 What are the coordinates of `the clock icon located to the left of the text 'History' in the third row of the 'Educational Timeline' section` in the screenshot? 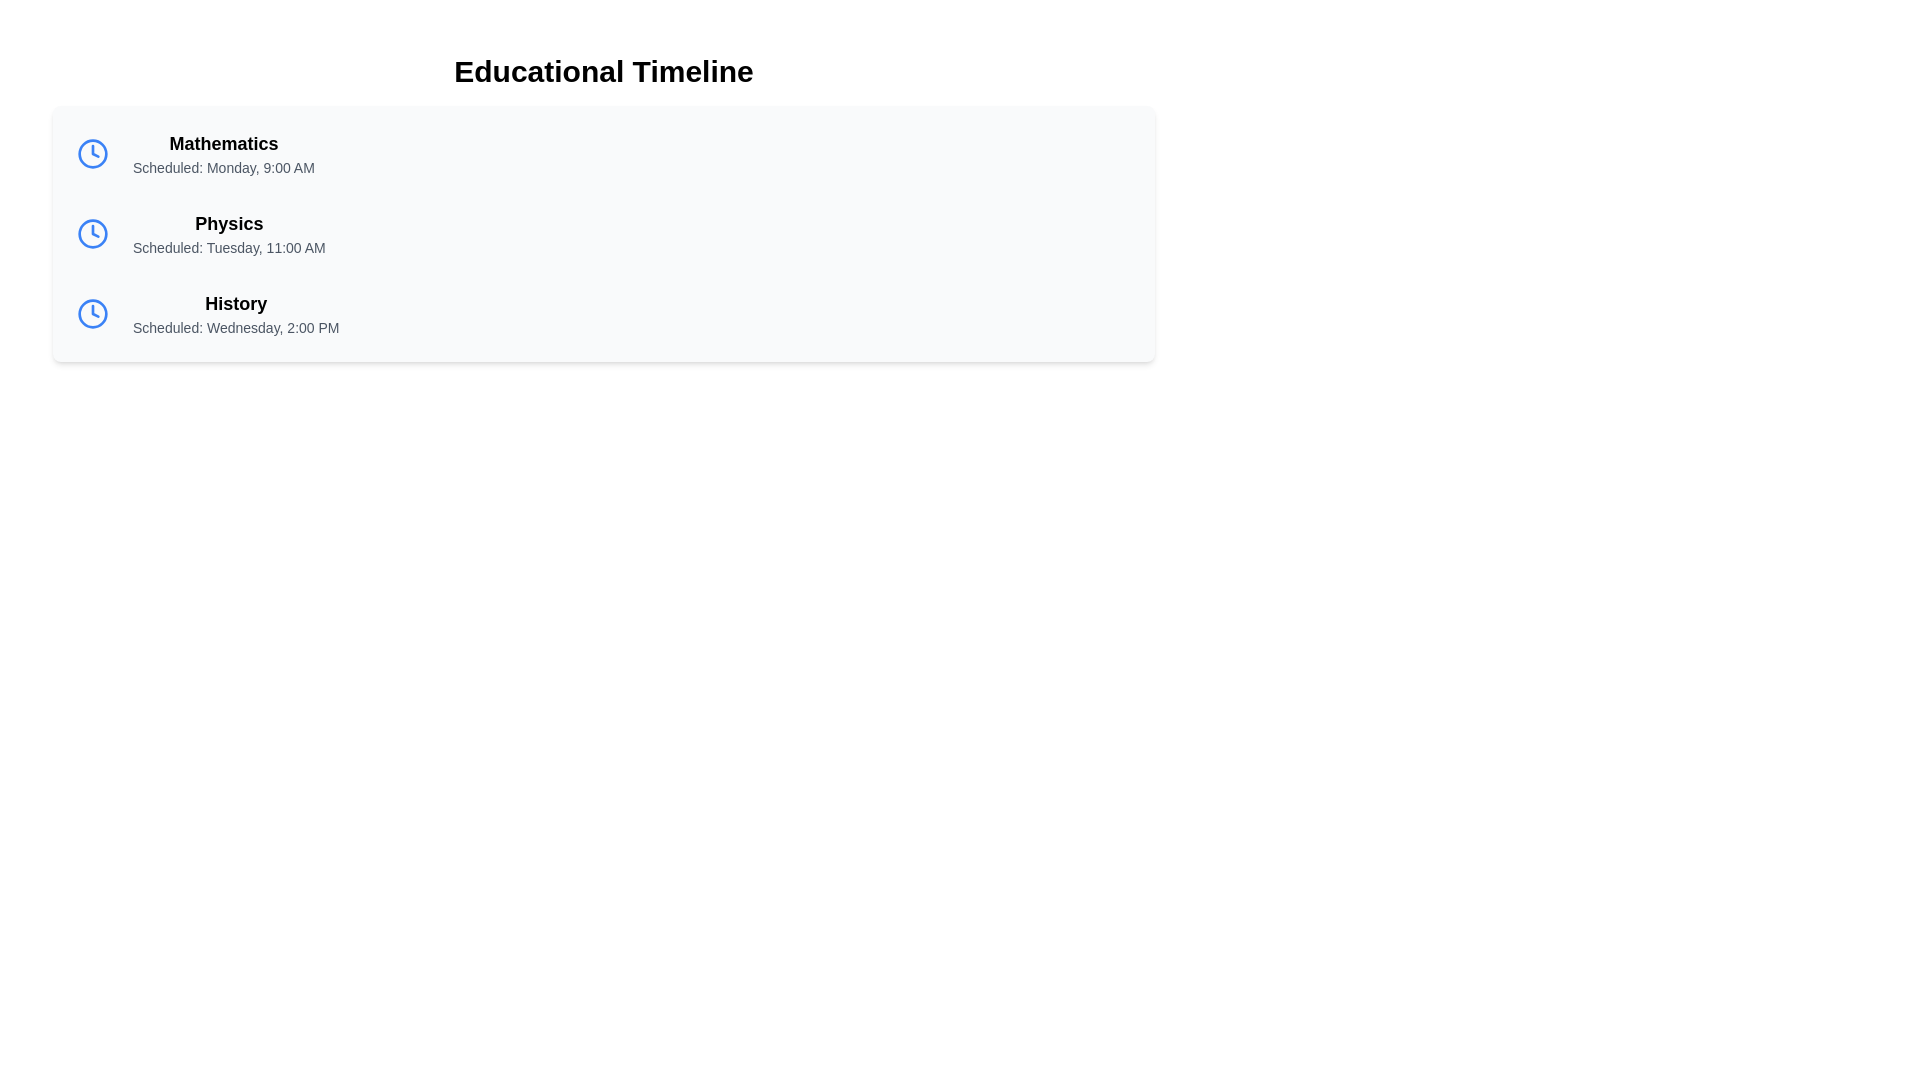 It's located at (91, 313).